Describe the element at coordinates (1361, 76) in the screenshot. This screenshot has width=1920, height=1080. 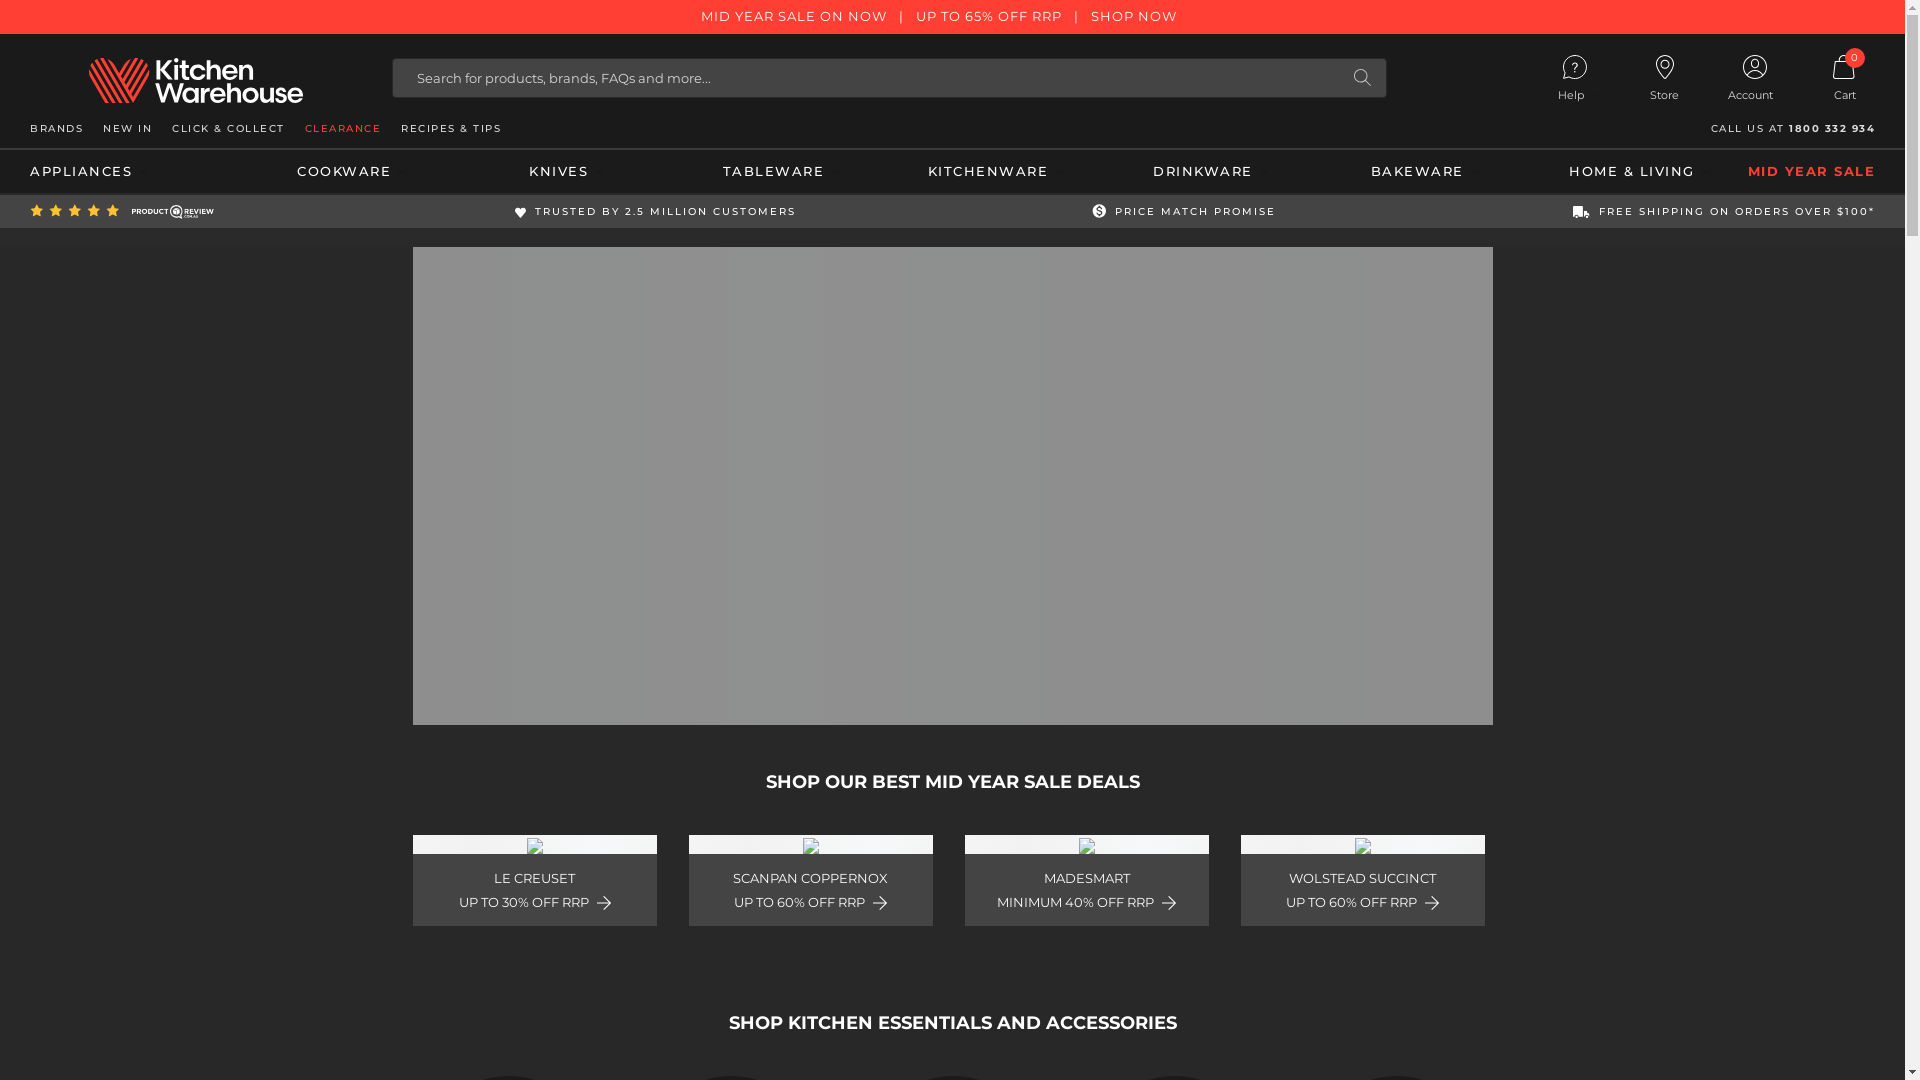
I see `'Search'` at that location.